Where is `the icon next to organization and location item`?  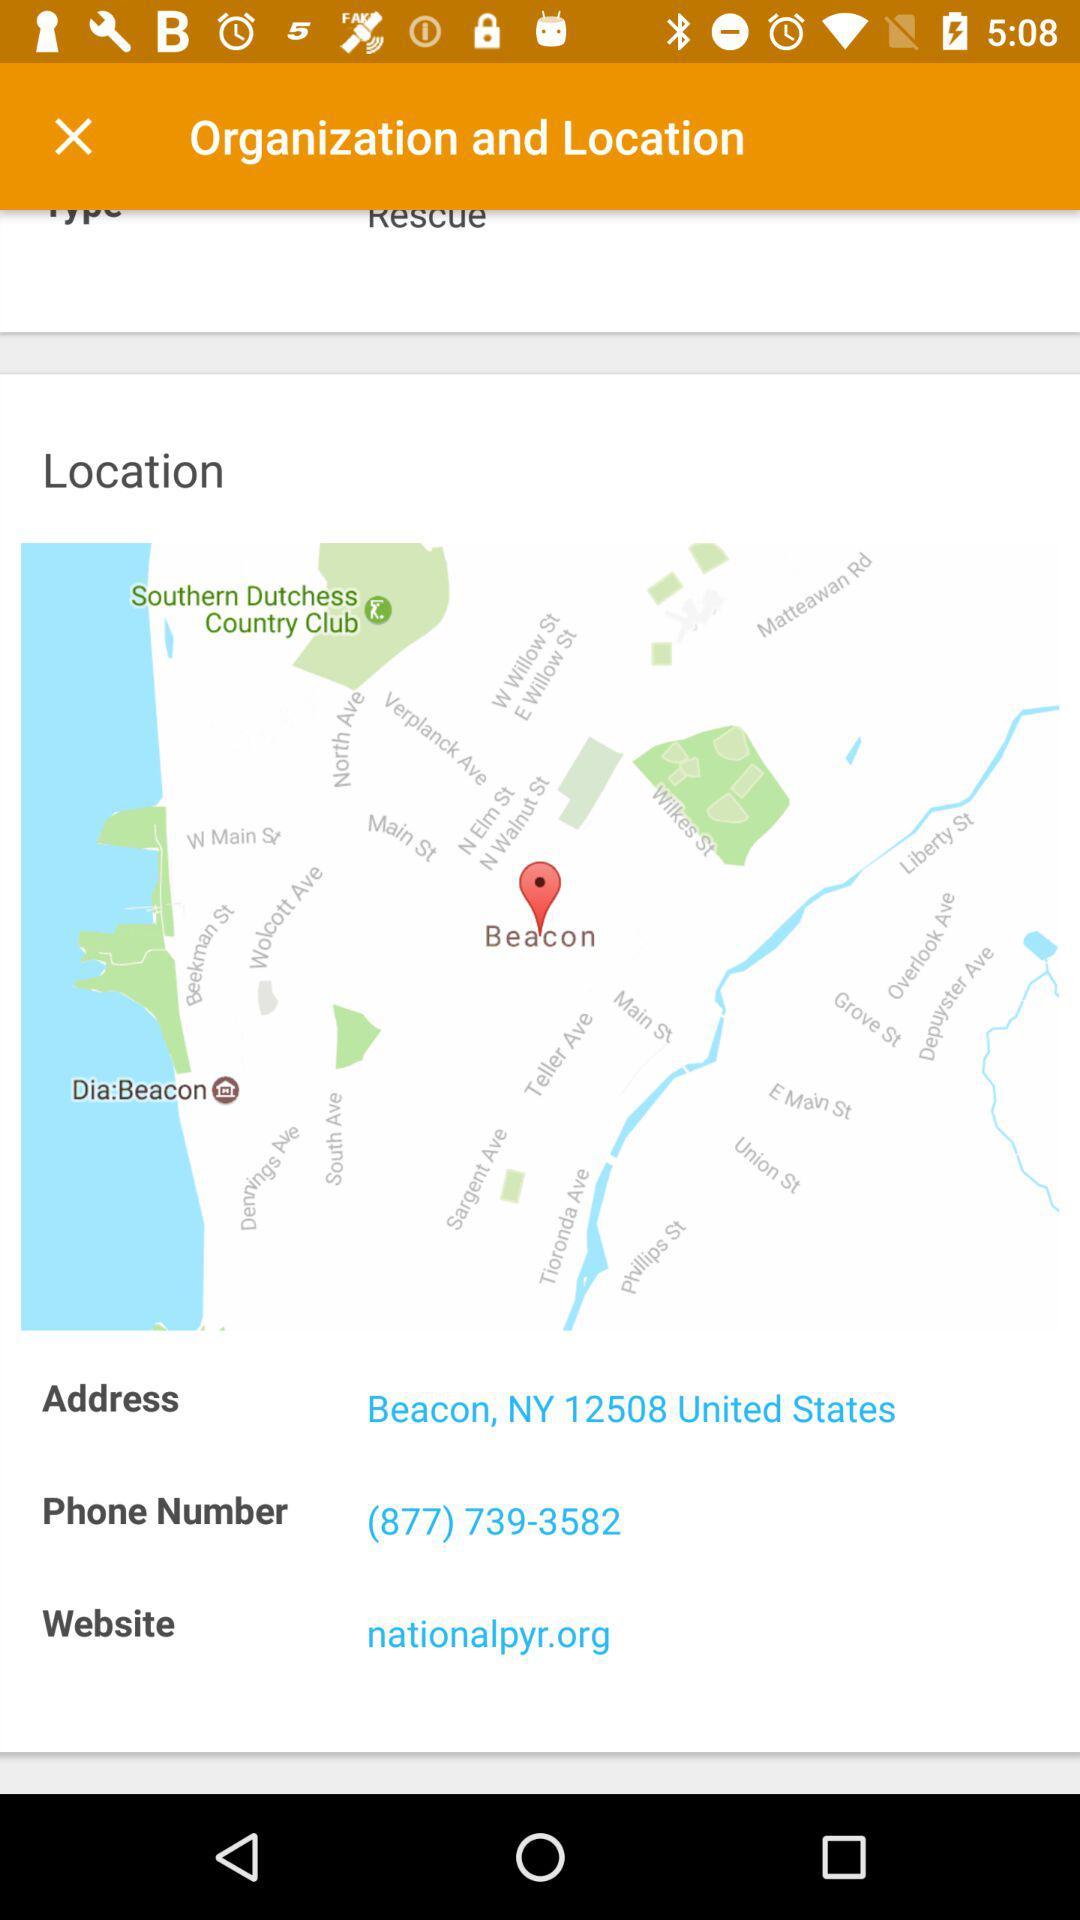 the icon next to organization and location item is located at coordinates (72, 135).